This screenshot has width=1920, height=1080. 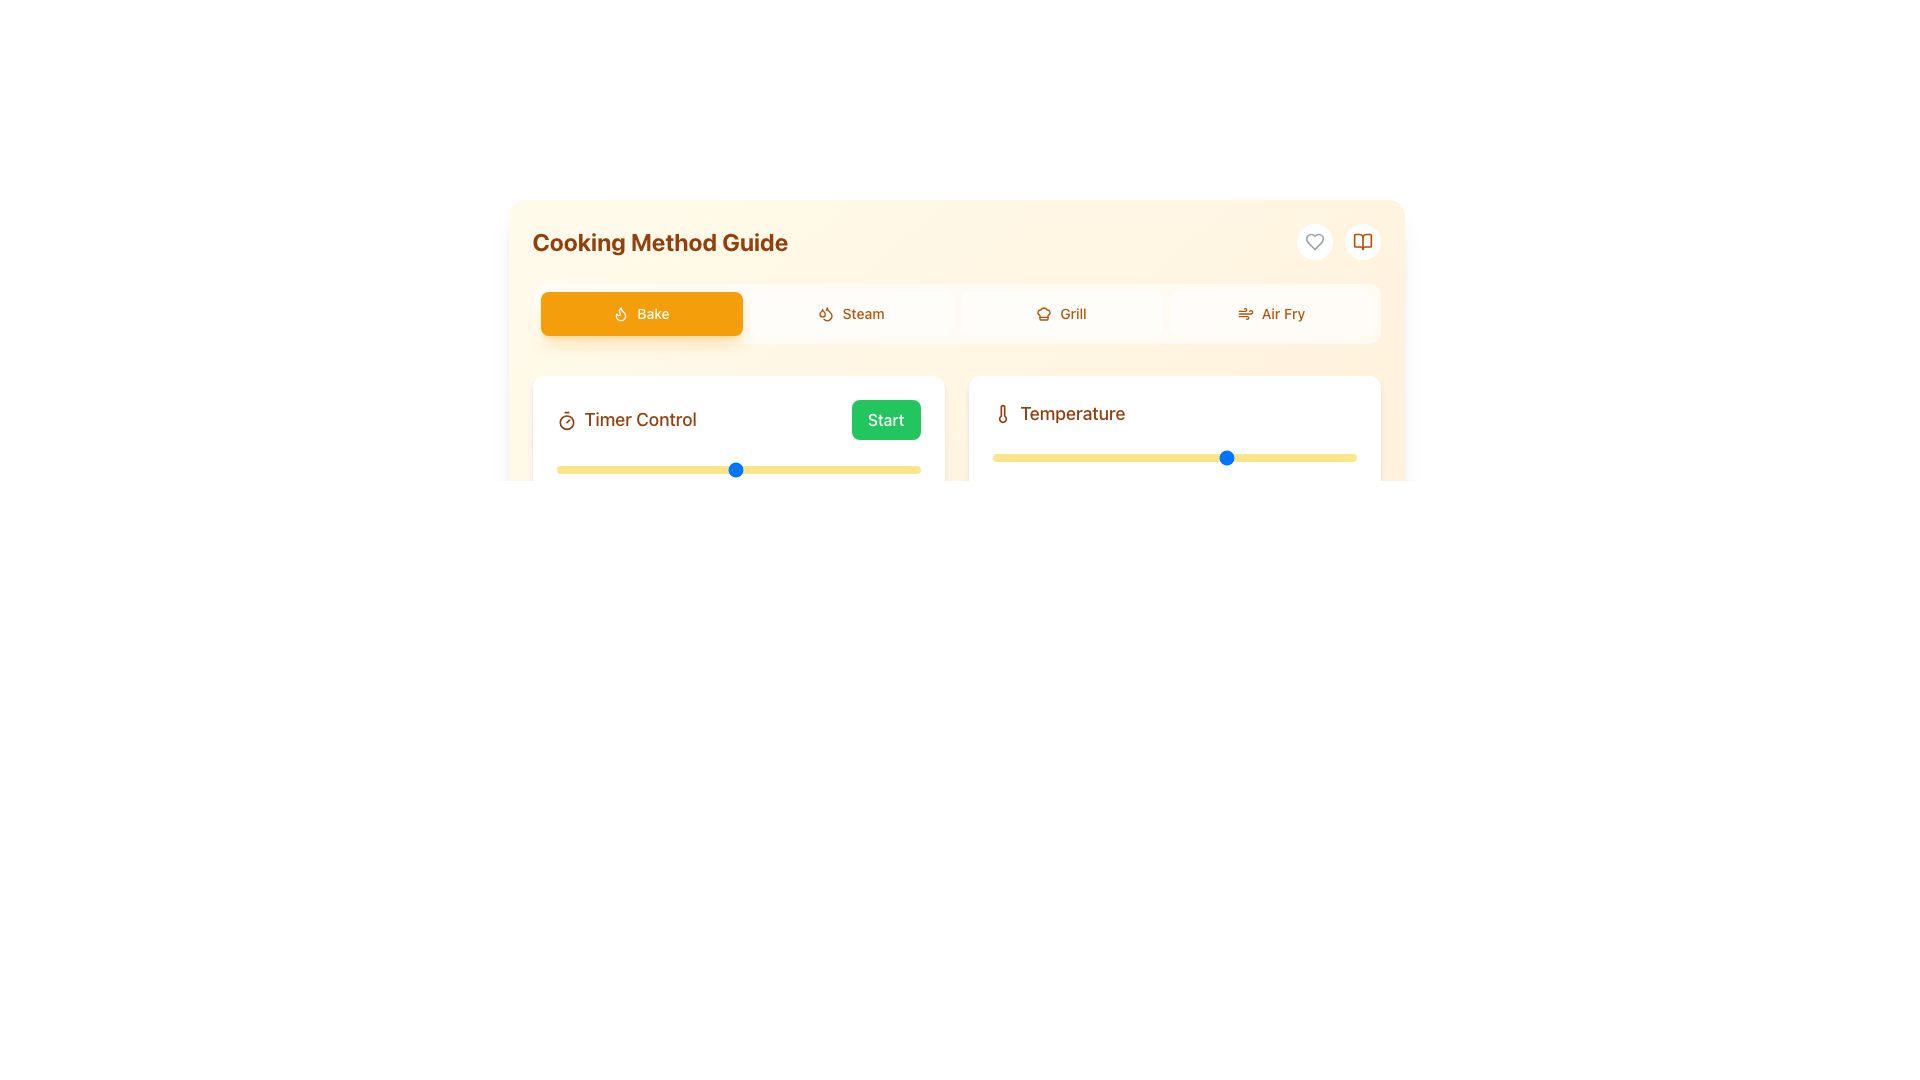 I want to click on the slider, so click(x=1121, y=458).